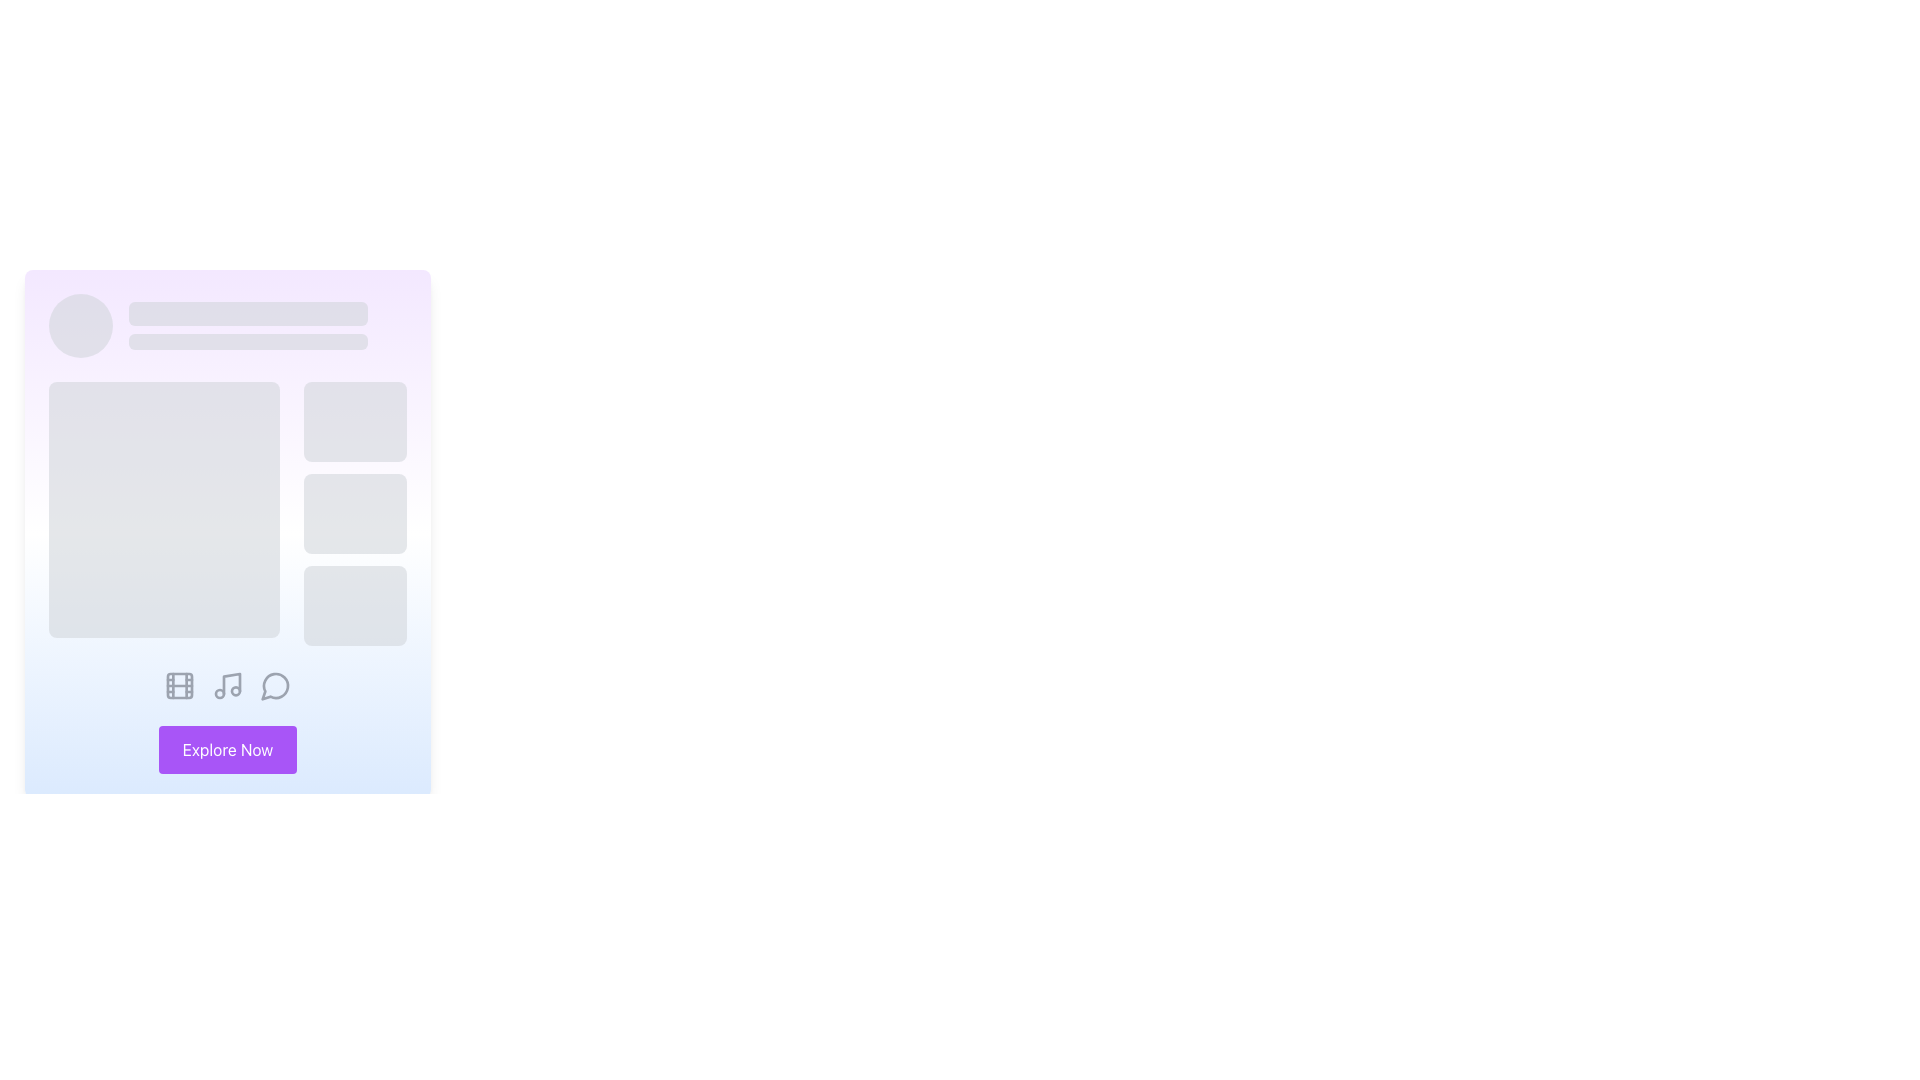  I want to click on the second Placeholder element in the vertical column of loading animations, which serves as a visual indicator of a UI component yet to be populated with content, so click(355, 512).